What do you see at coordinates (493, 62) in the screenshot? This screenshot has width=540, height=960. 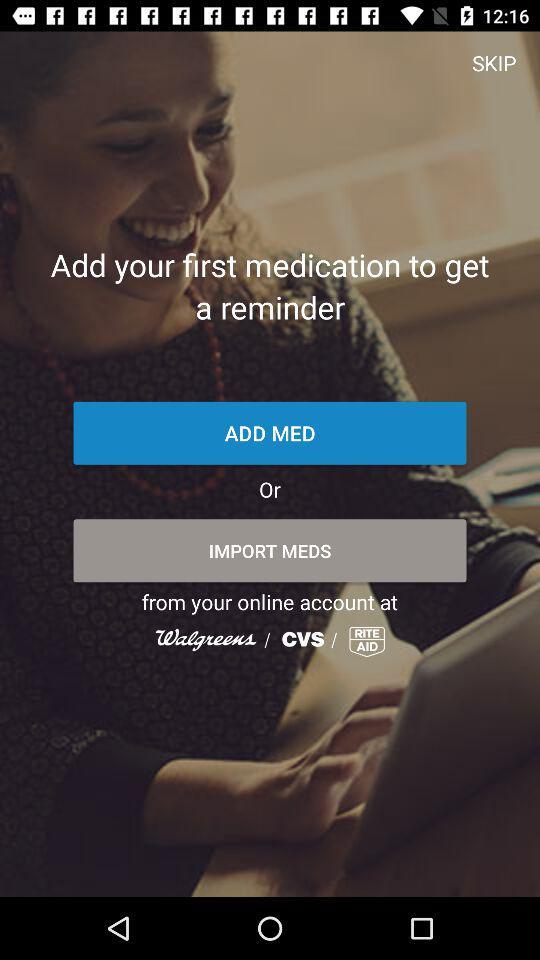 I see `the icon at the top right corner` at bounding box center [493, 62].